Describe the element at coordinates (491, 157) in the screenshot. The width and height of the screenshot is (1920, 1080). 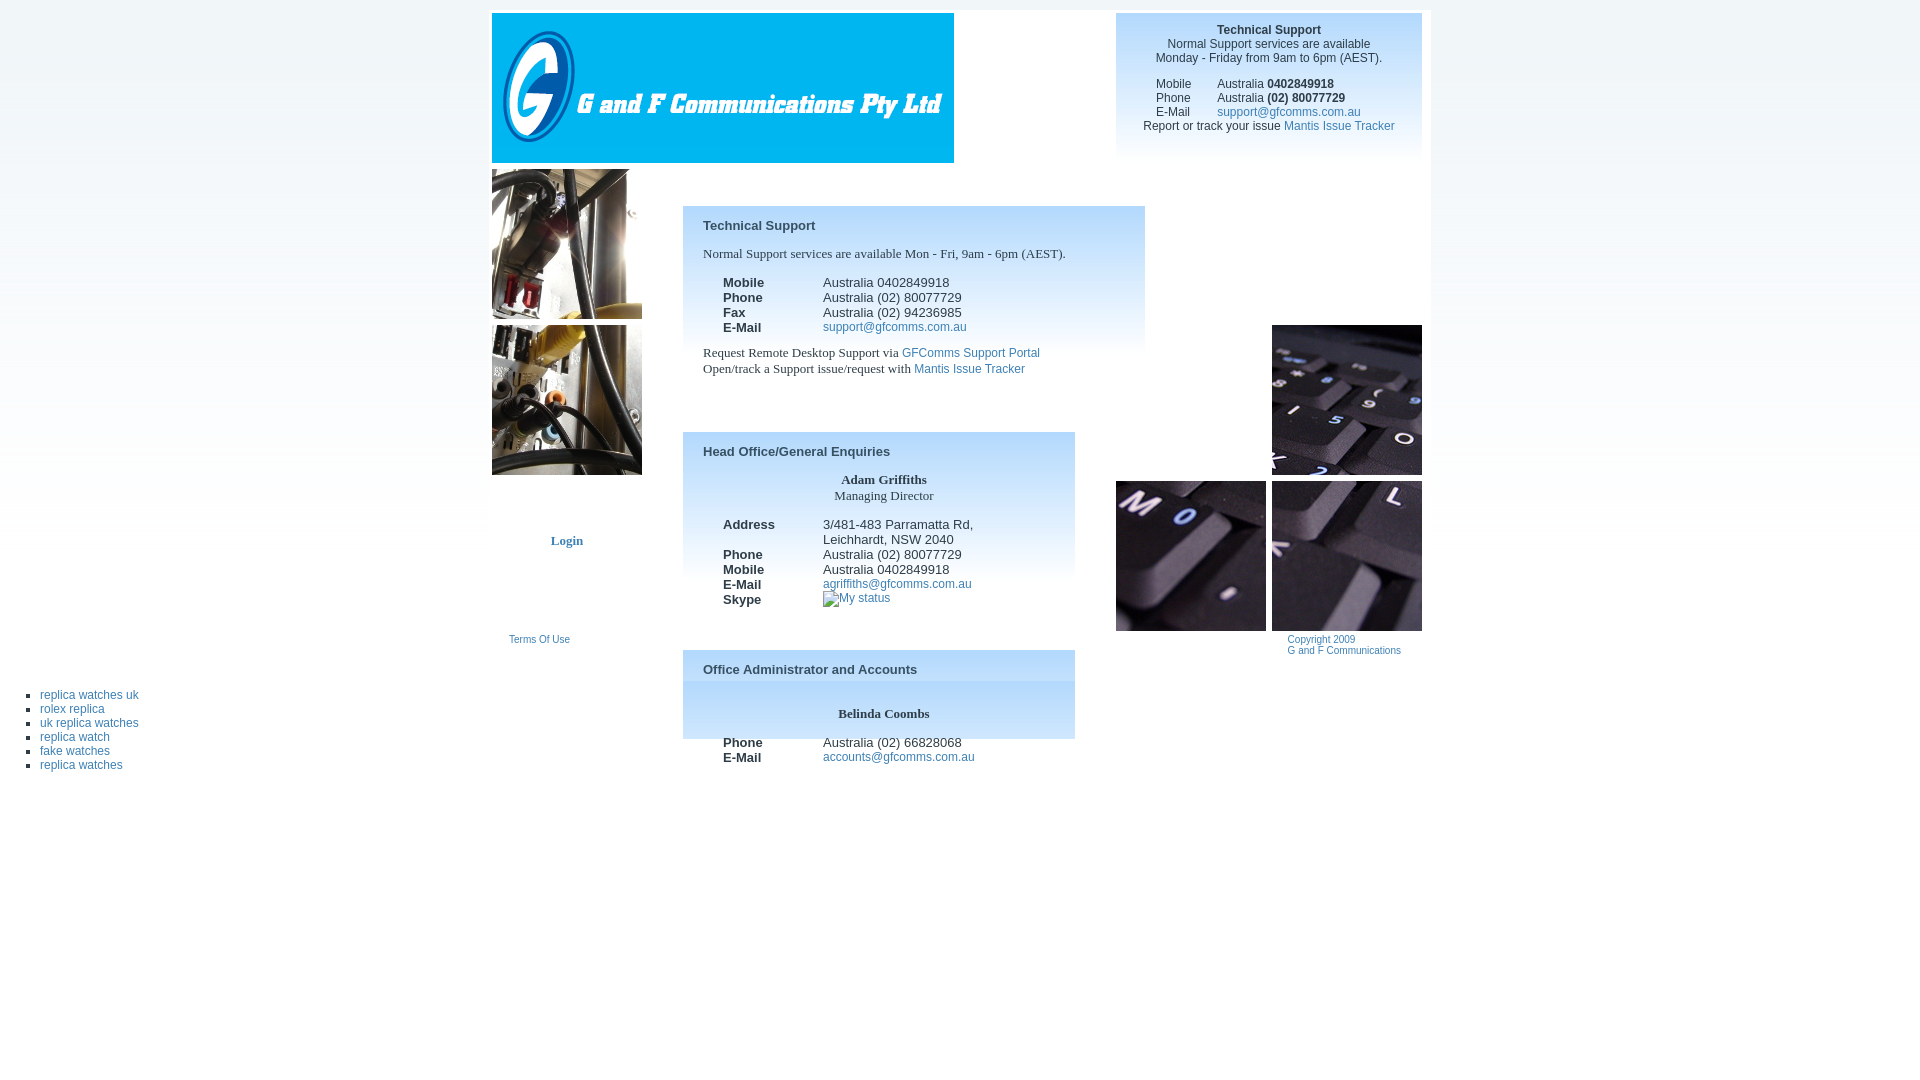
I see `'G and F Communications'` at that location.